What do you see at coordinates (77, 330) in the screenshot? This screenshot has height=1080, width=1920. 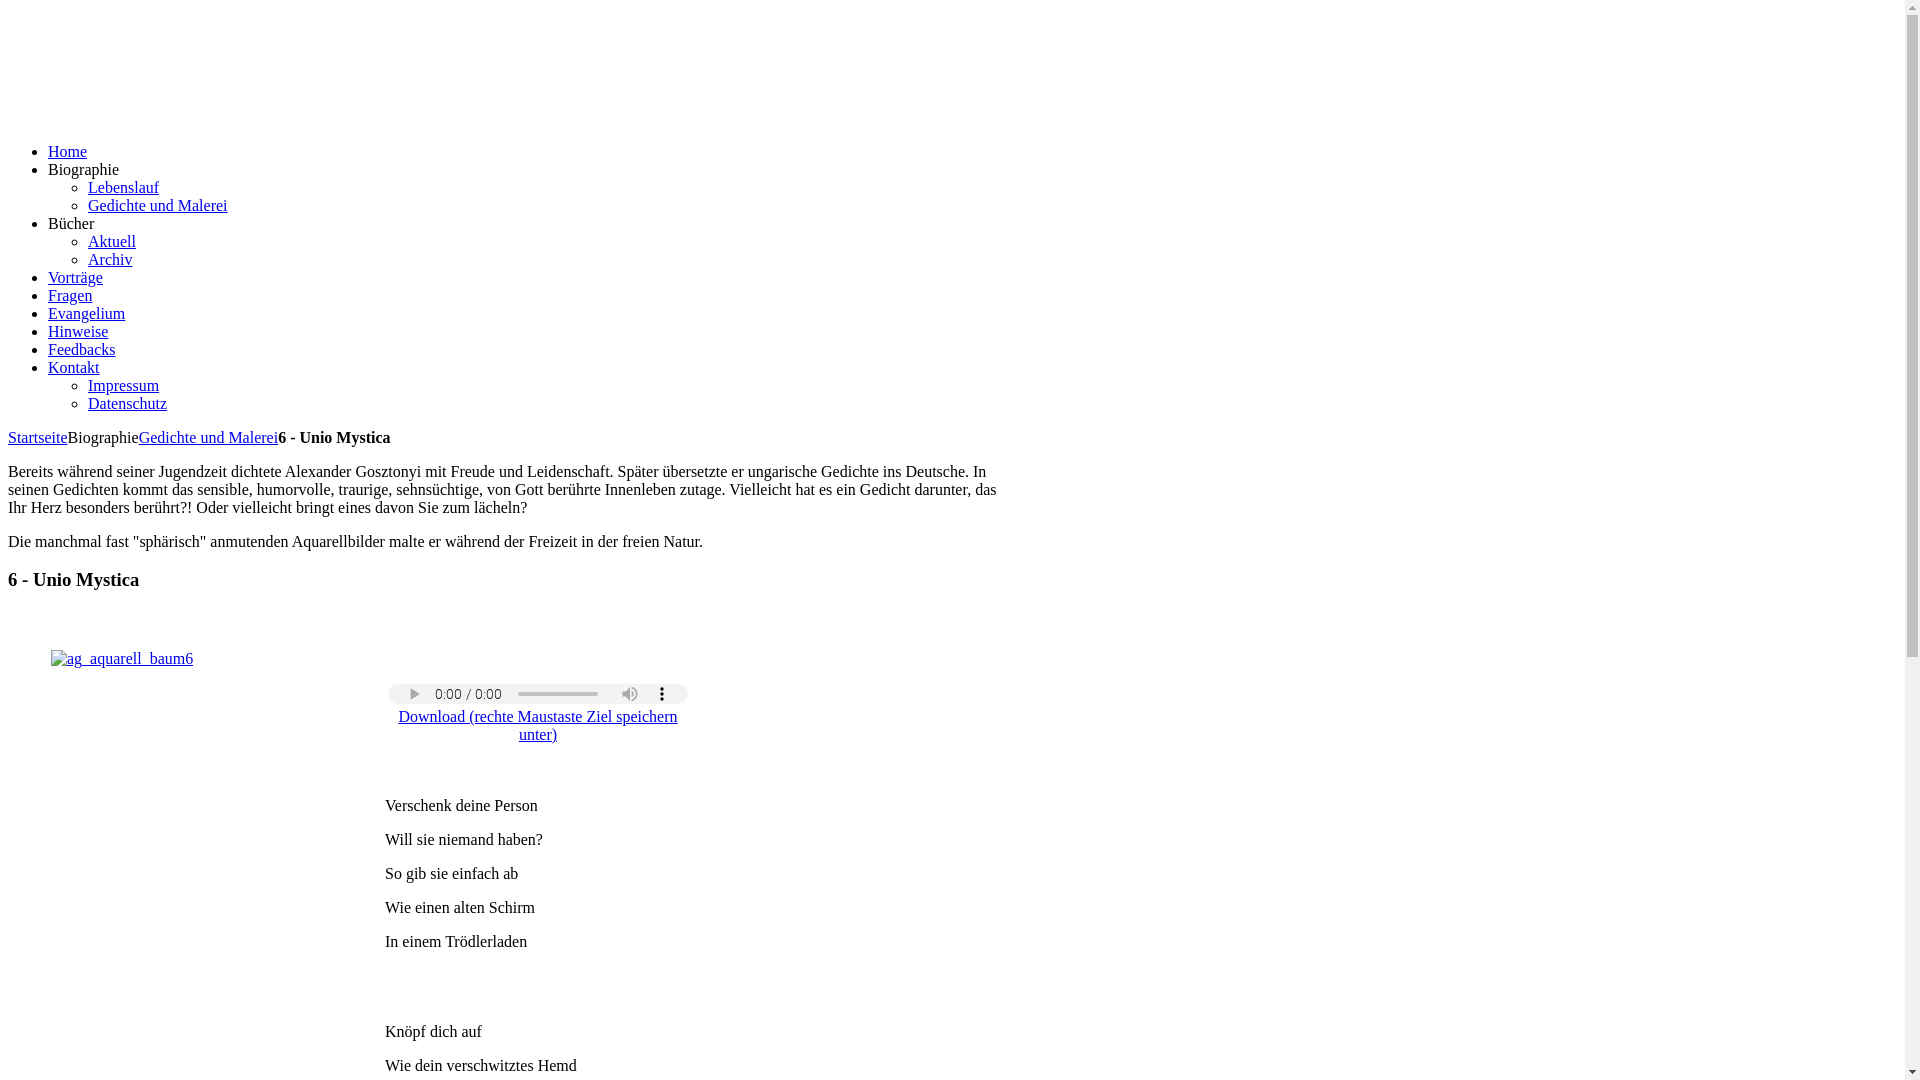 I see `'Hinweise'` at bounding box center [77, 330].